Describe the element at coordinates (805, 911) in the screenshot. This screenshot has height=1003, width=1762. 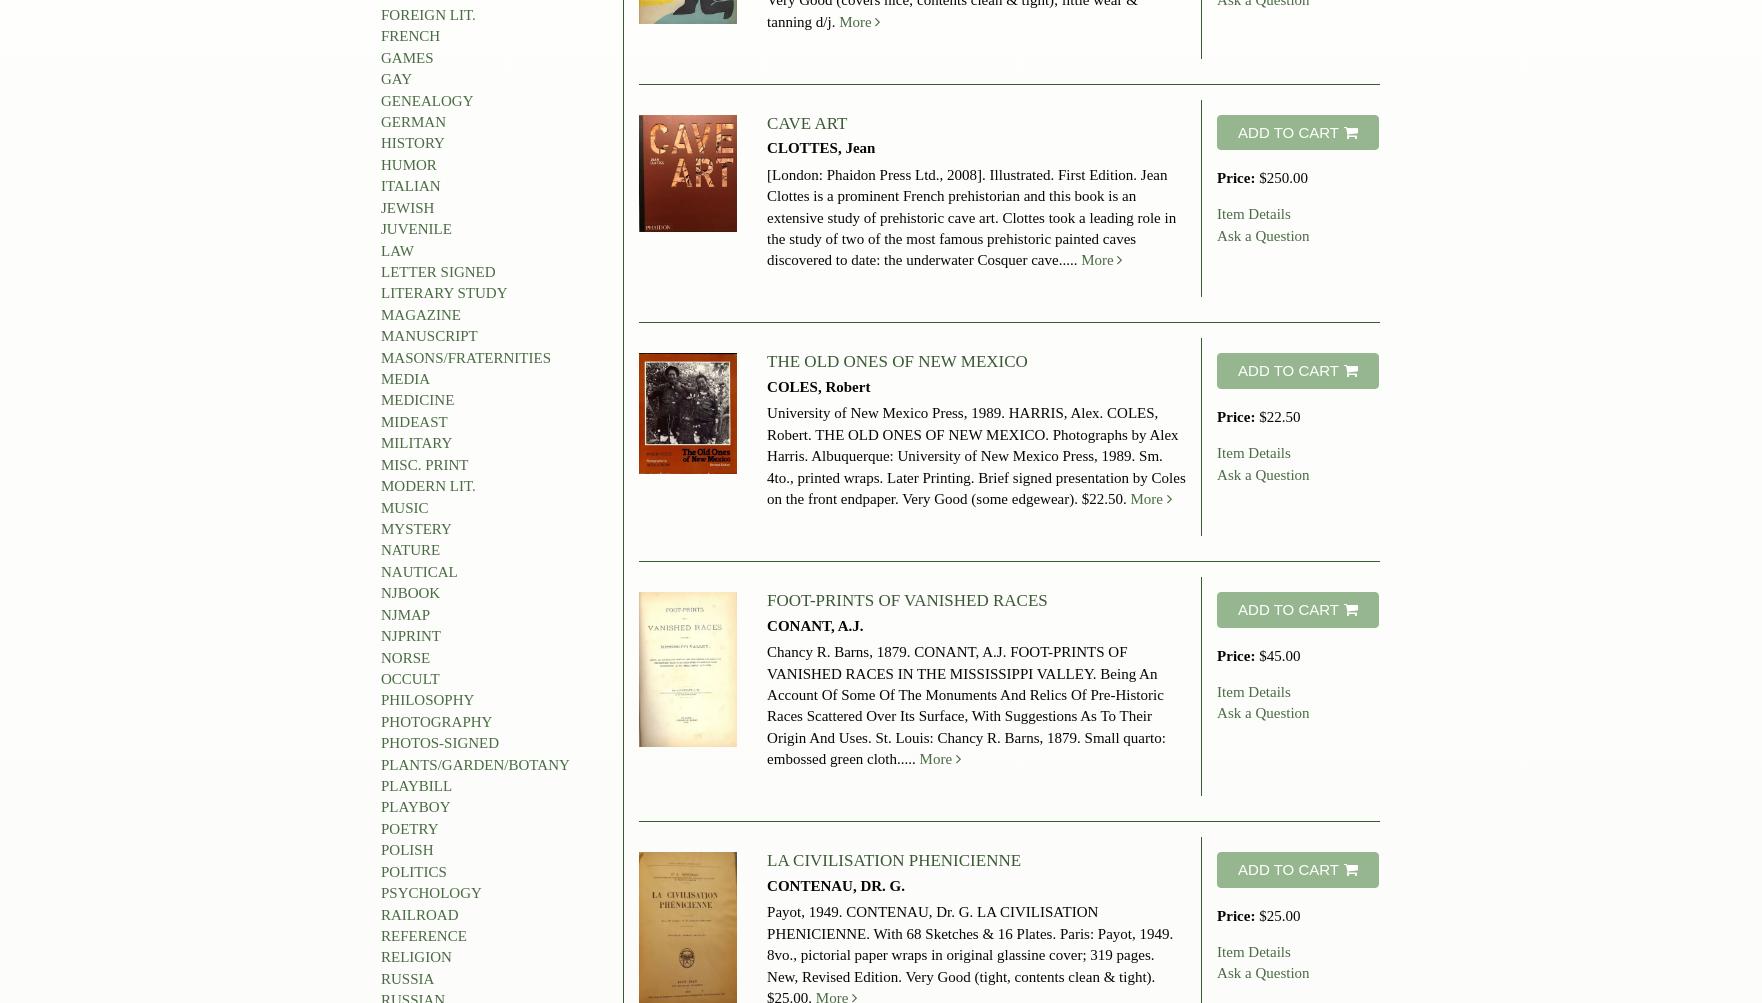
I see `'Payot, 1949.'` at that location.